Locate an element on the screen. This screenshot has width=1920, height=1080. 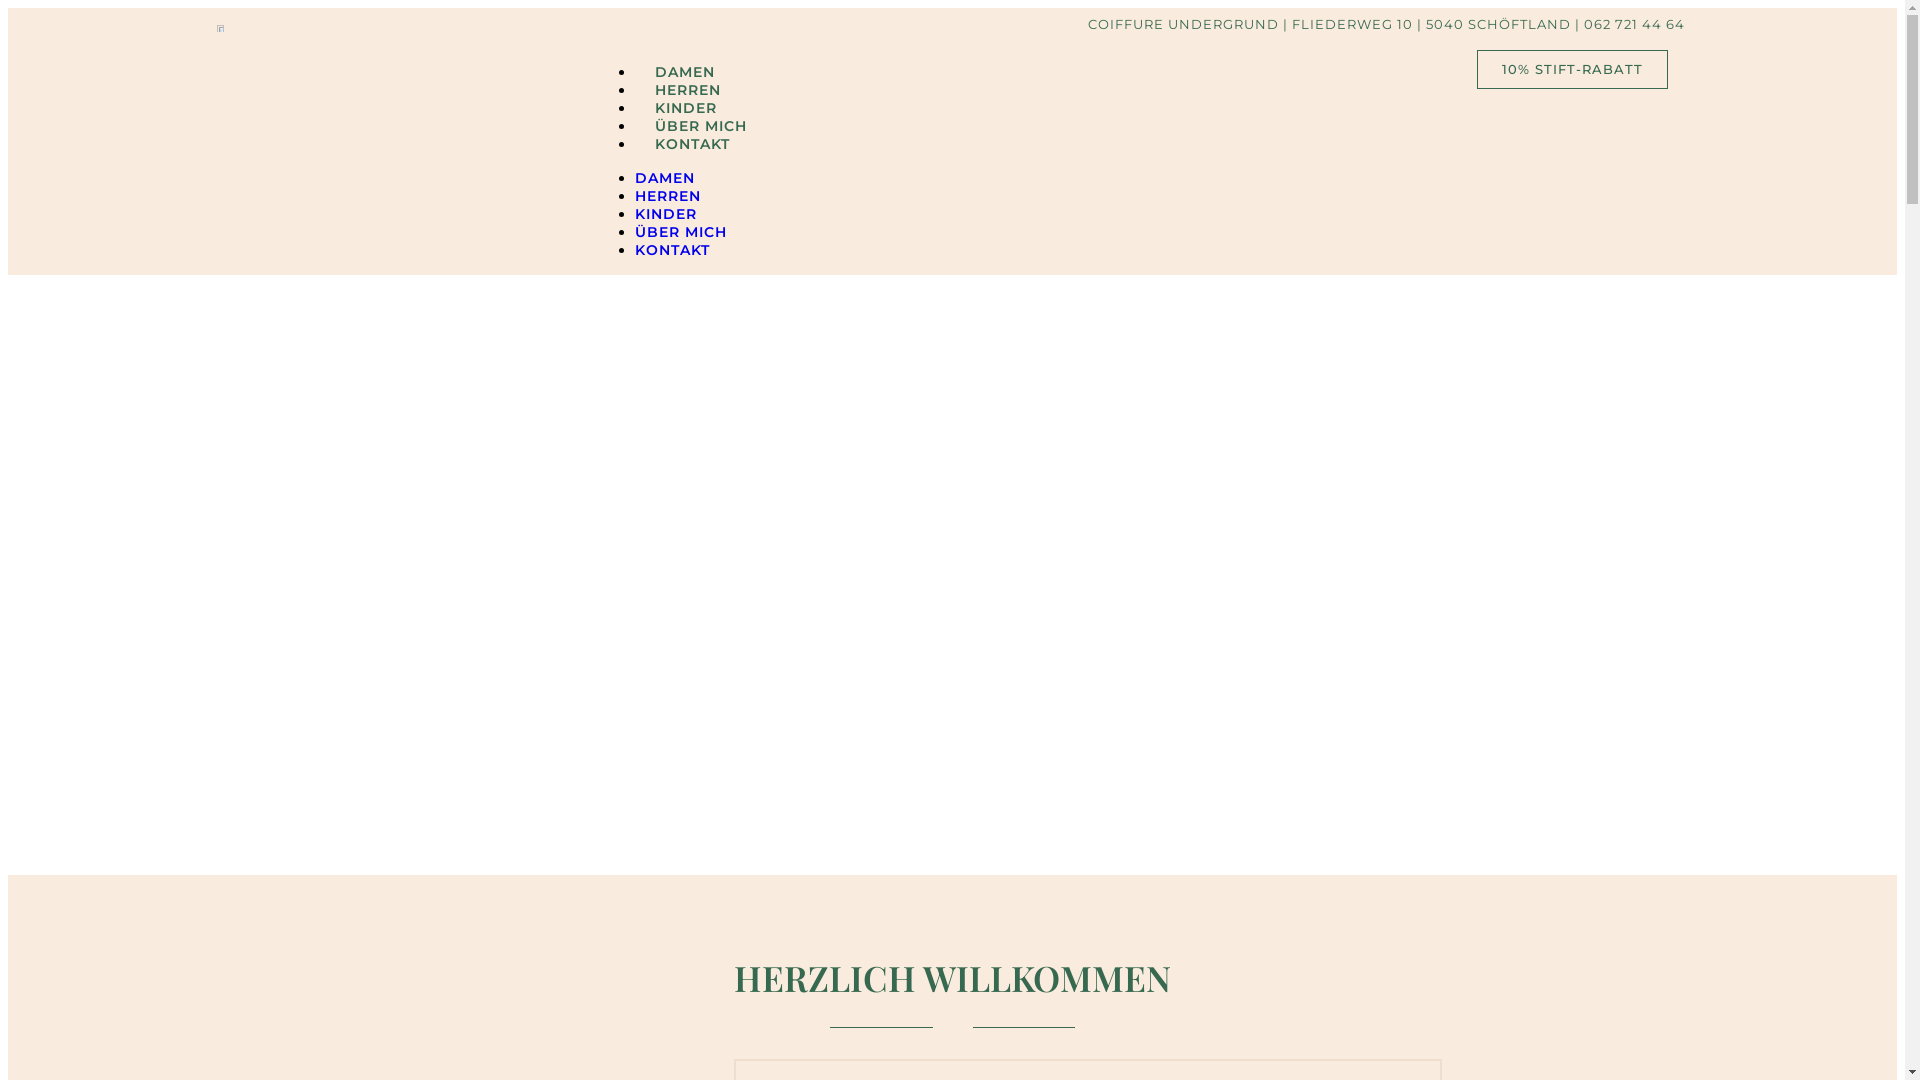
'KINDER' is located at coordinates (686, 108).